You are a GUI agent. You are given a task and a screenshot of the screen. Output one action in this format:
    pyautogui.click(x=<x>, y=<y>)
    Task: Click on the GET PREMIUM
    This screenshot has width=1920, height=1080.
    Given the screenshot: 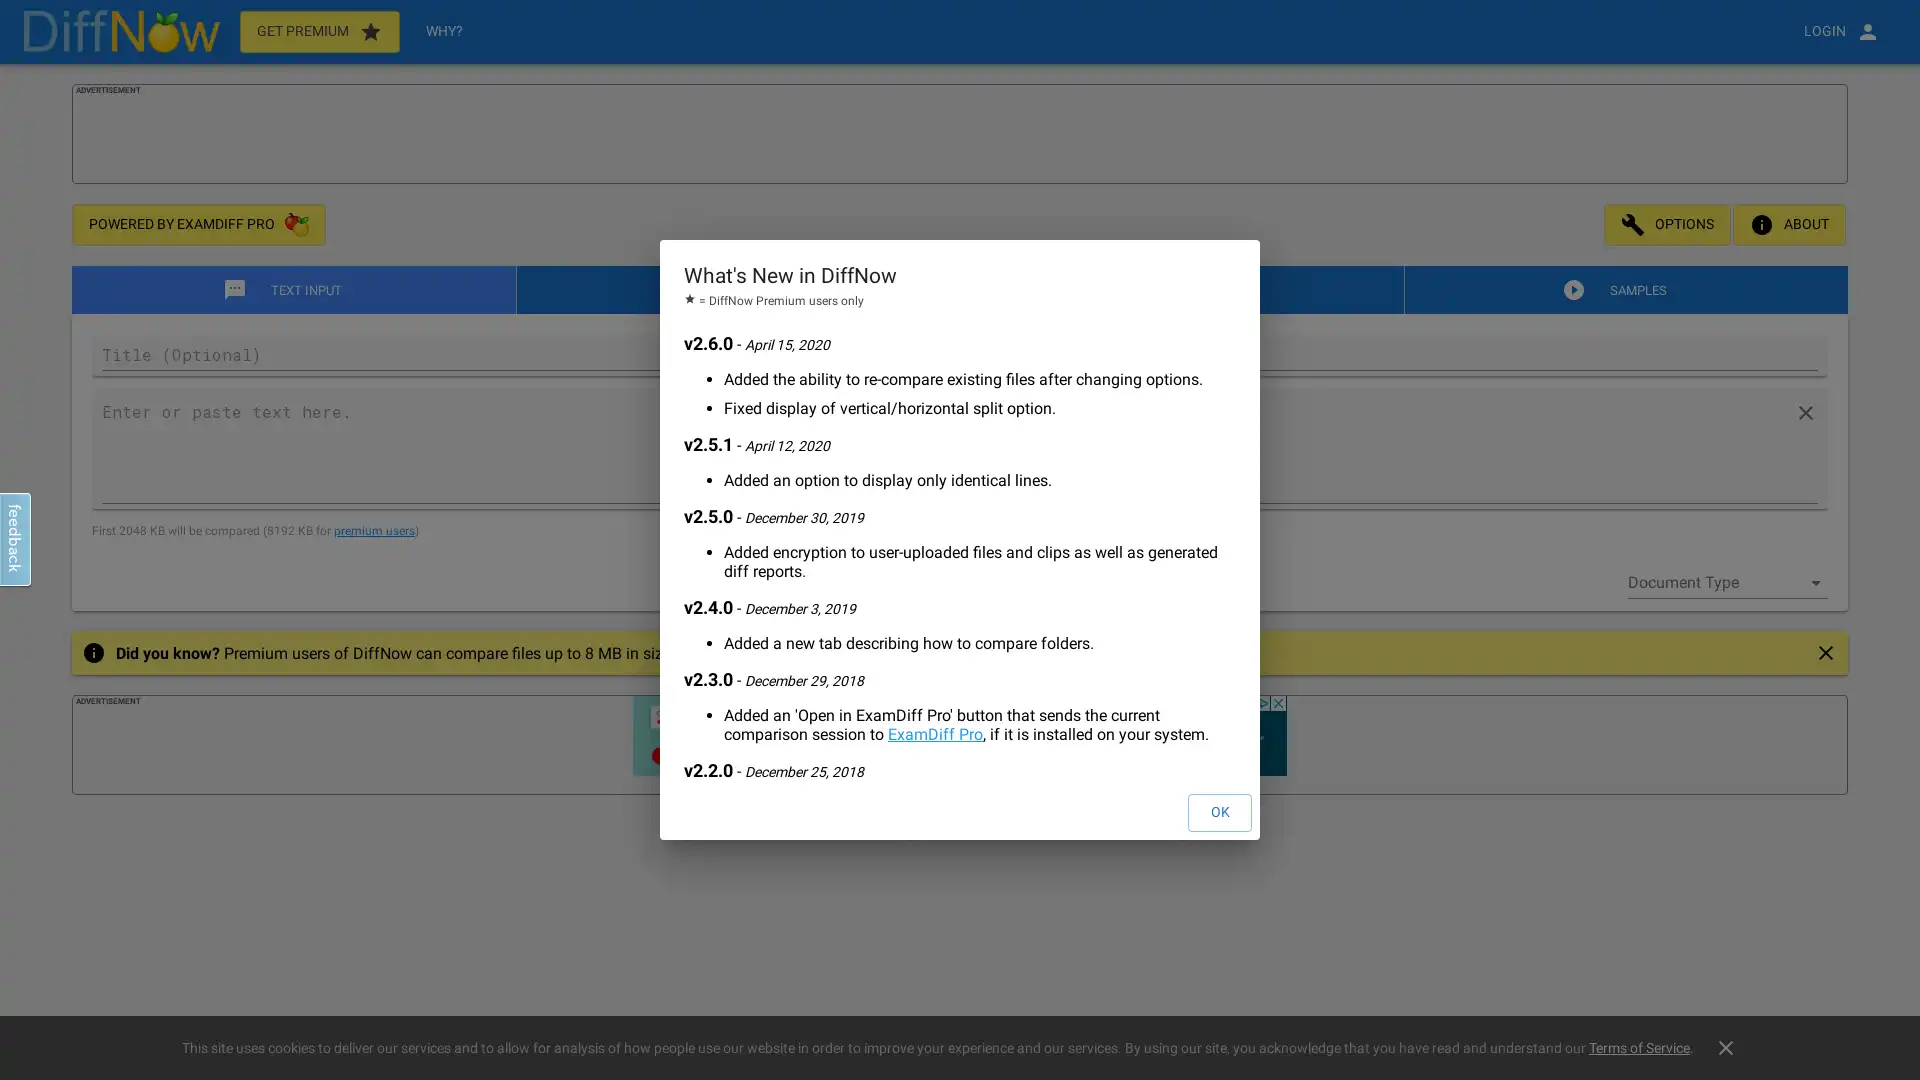 What is the action you would take?
    pyautogui.click(x=317, y=31)
    